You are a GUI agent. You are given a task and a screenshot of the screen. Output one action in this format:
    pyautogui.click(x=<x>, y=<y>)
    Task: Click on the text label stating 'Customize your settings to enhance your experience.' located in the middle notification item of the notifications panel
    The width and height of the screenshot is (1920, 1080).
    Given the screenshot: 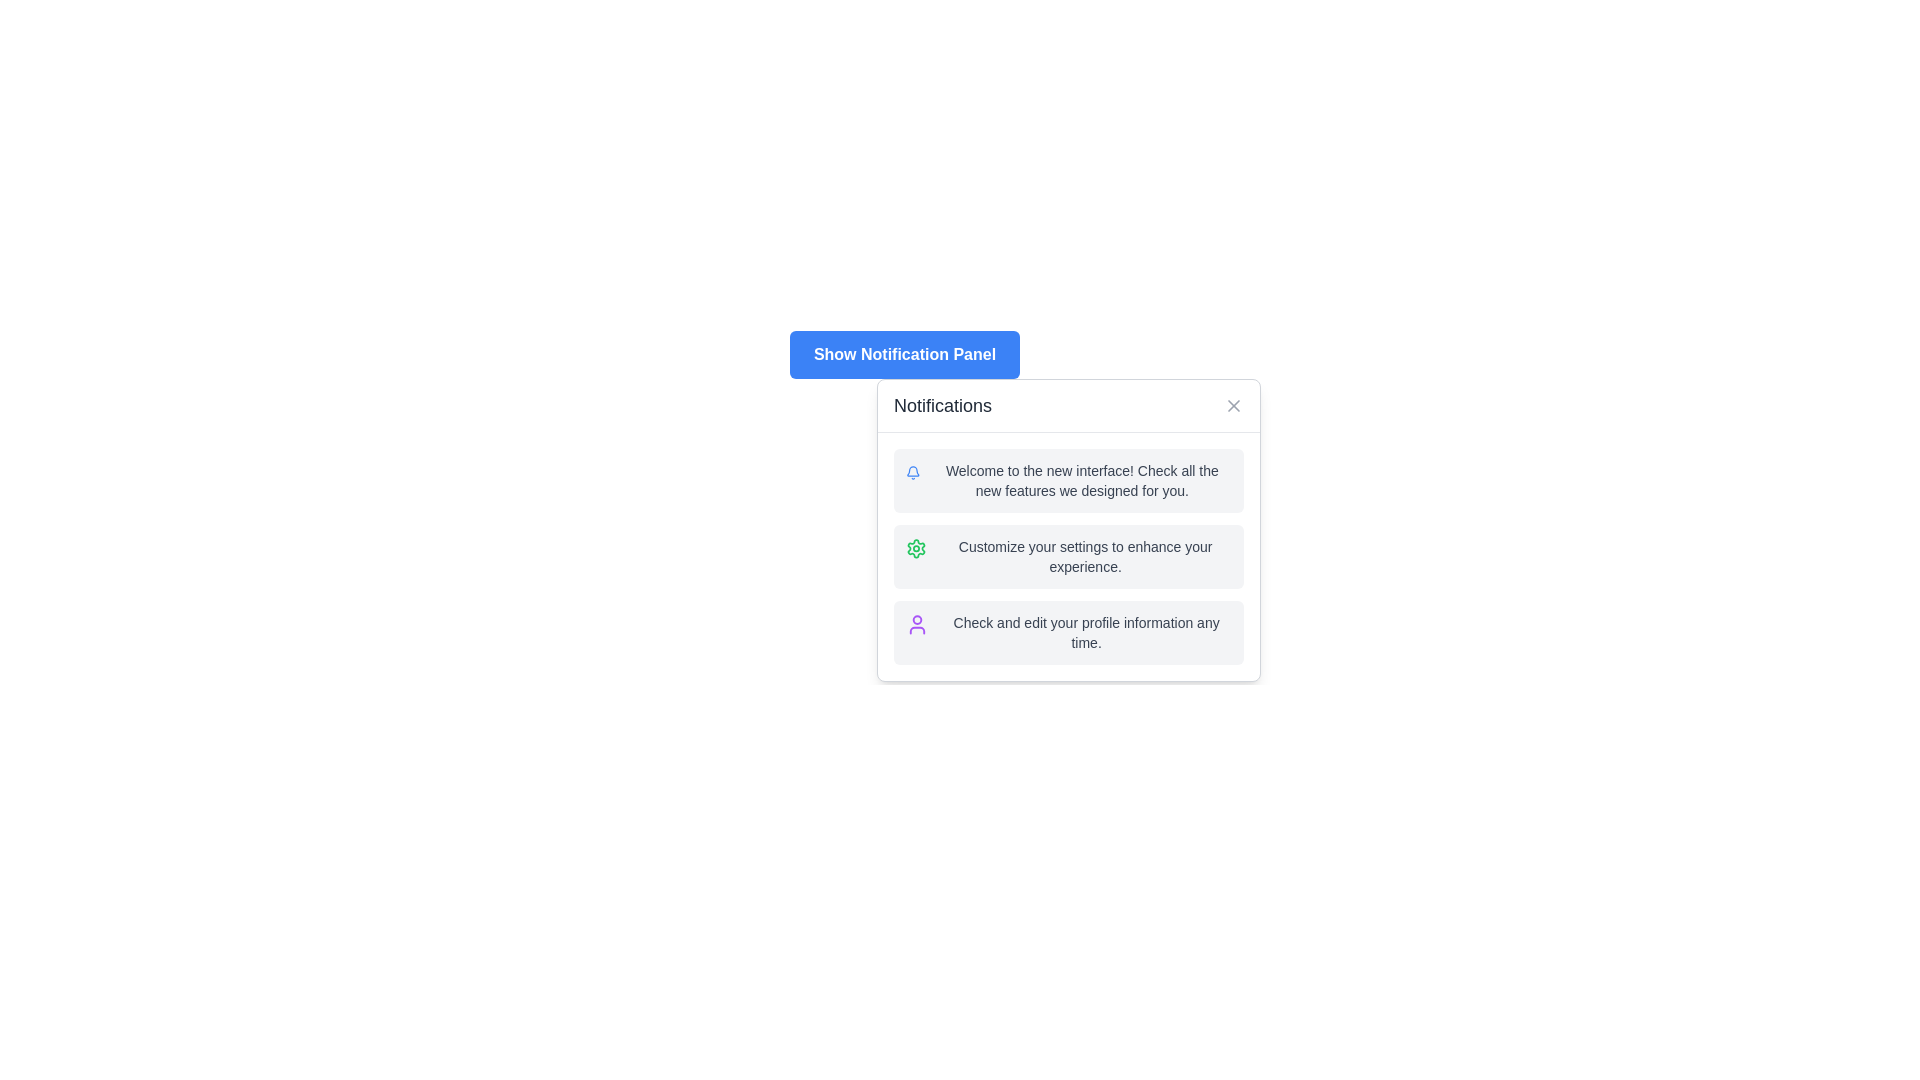 What is the action you would take?
    pyautogui.click(x=1084, y=556)
    